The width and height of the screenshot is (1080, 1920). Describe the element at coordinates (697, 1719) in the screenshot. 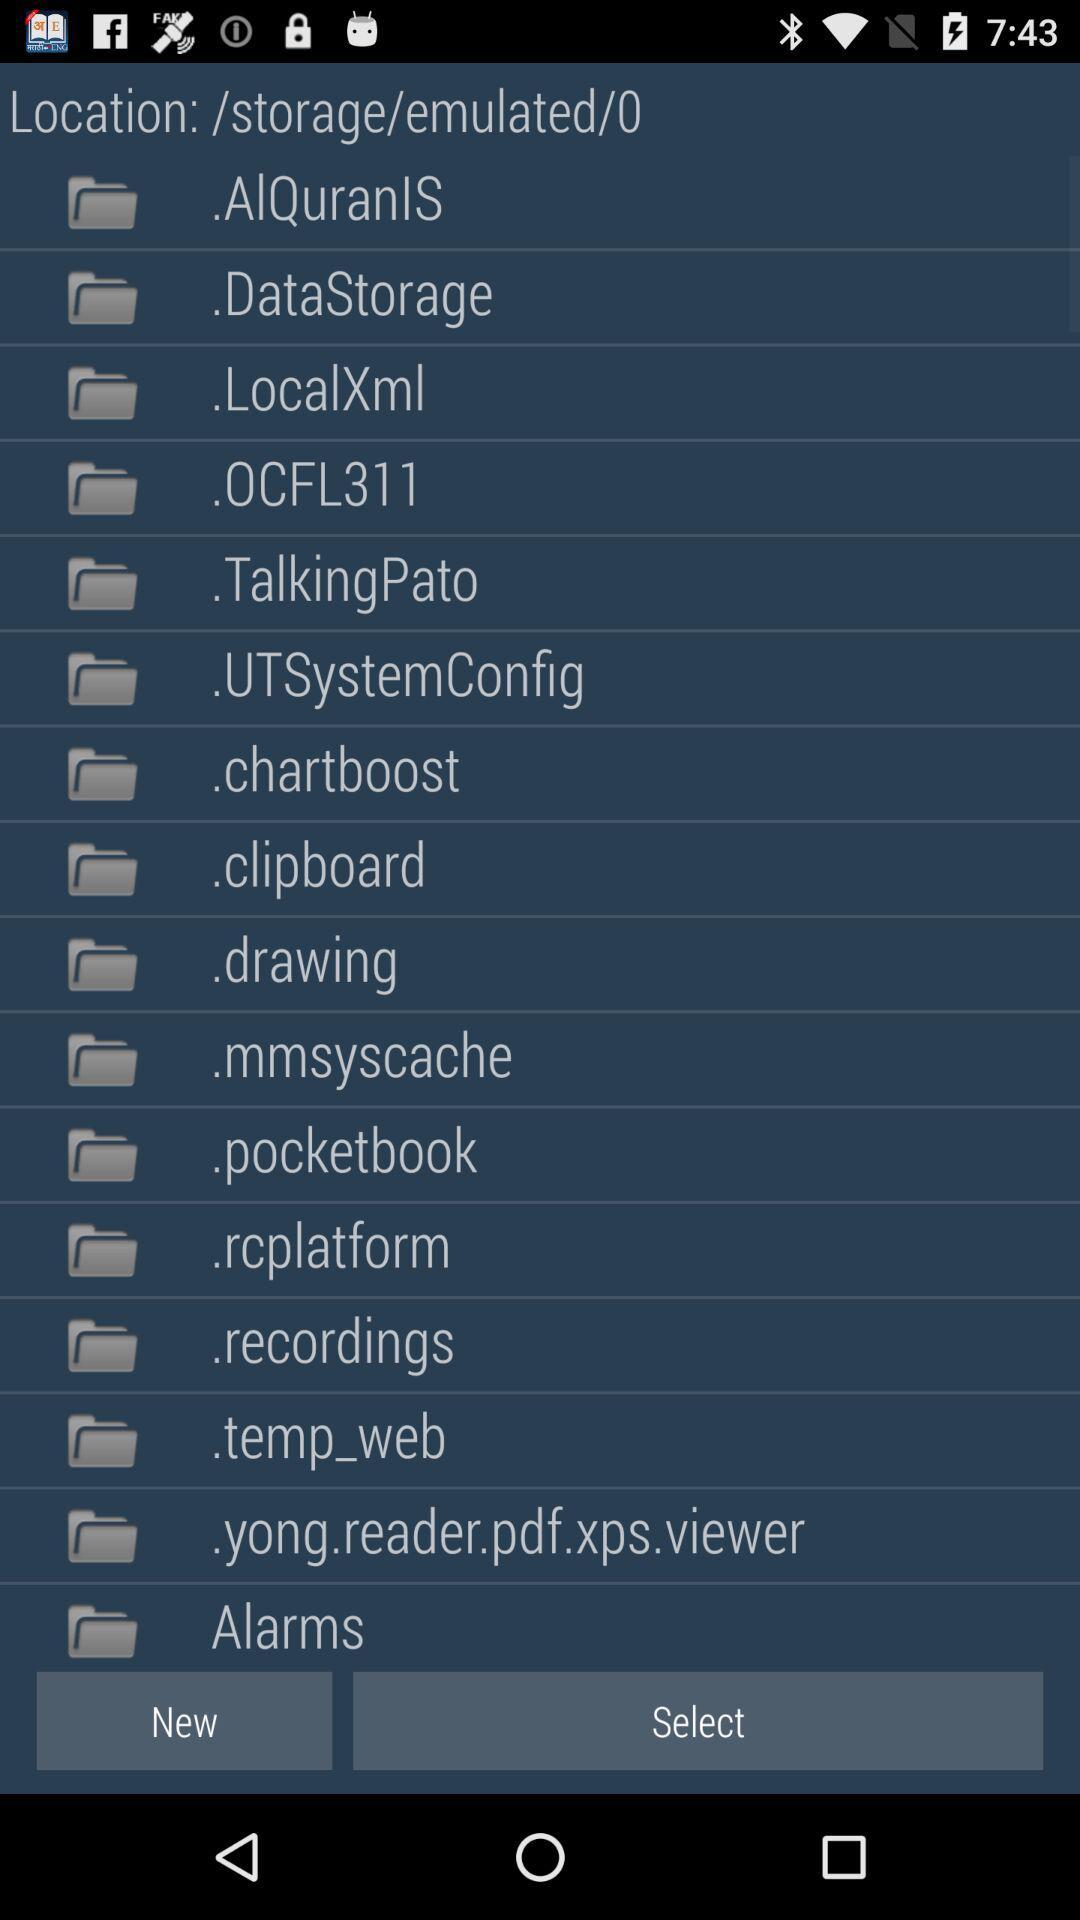

I see `item next to new item` at that location.